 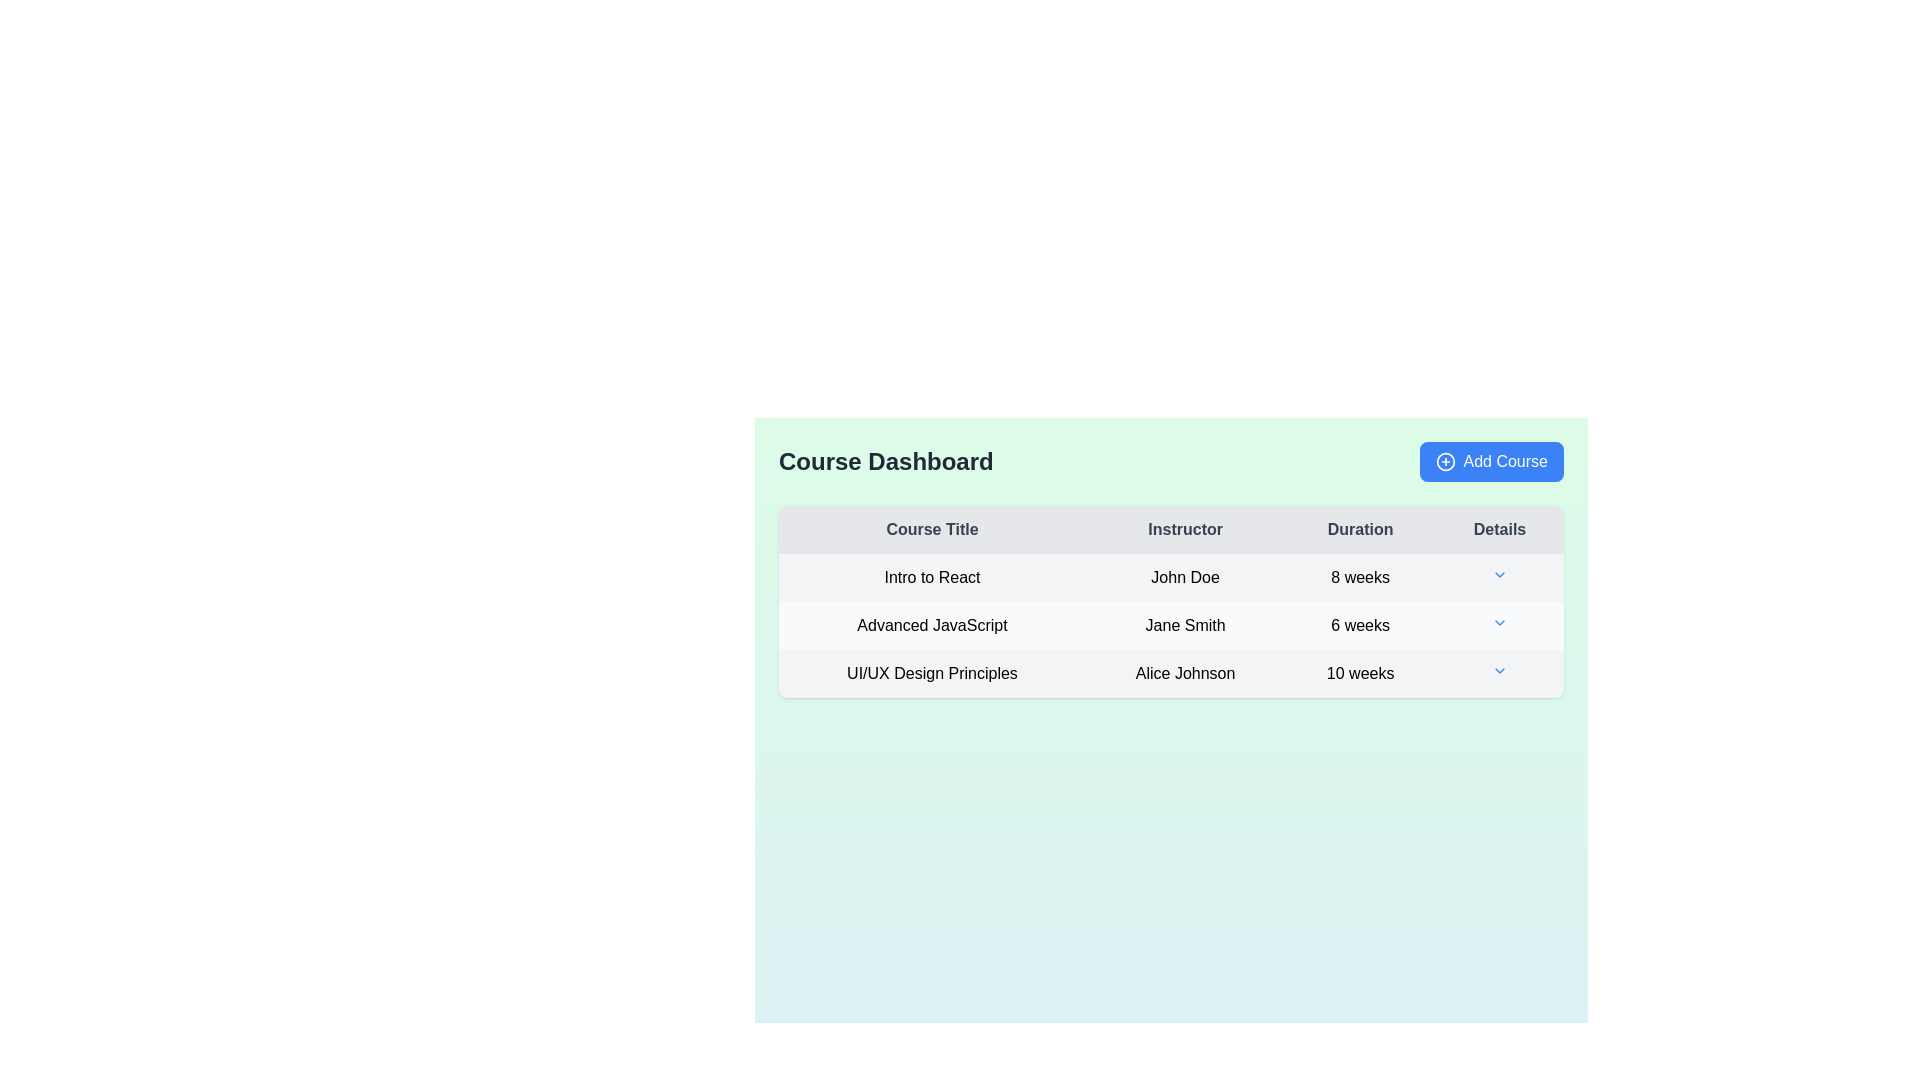 I want to click on the 'Duration' text label, which is a bold, dark-colored font header in a table layout, positioned between 'Instructor' and 'Details', so click(x=1360, y=528).